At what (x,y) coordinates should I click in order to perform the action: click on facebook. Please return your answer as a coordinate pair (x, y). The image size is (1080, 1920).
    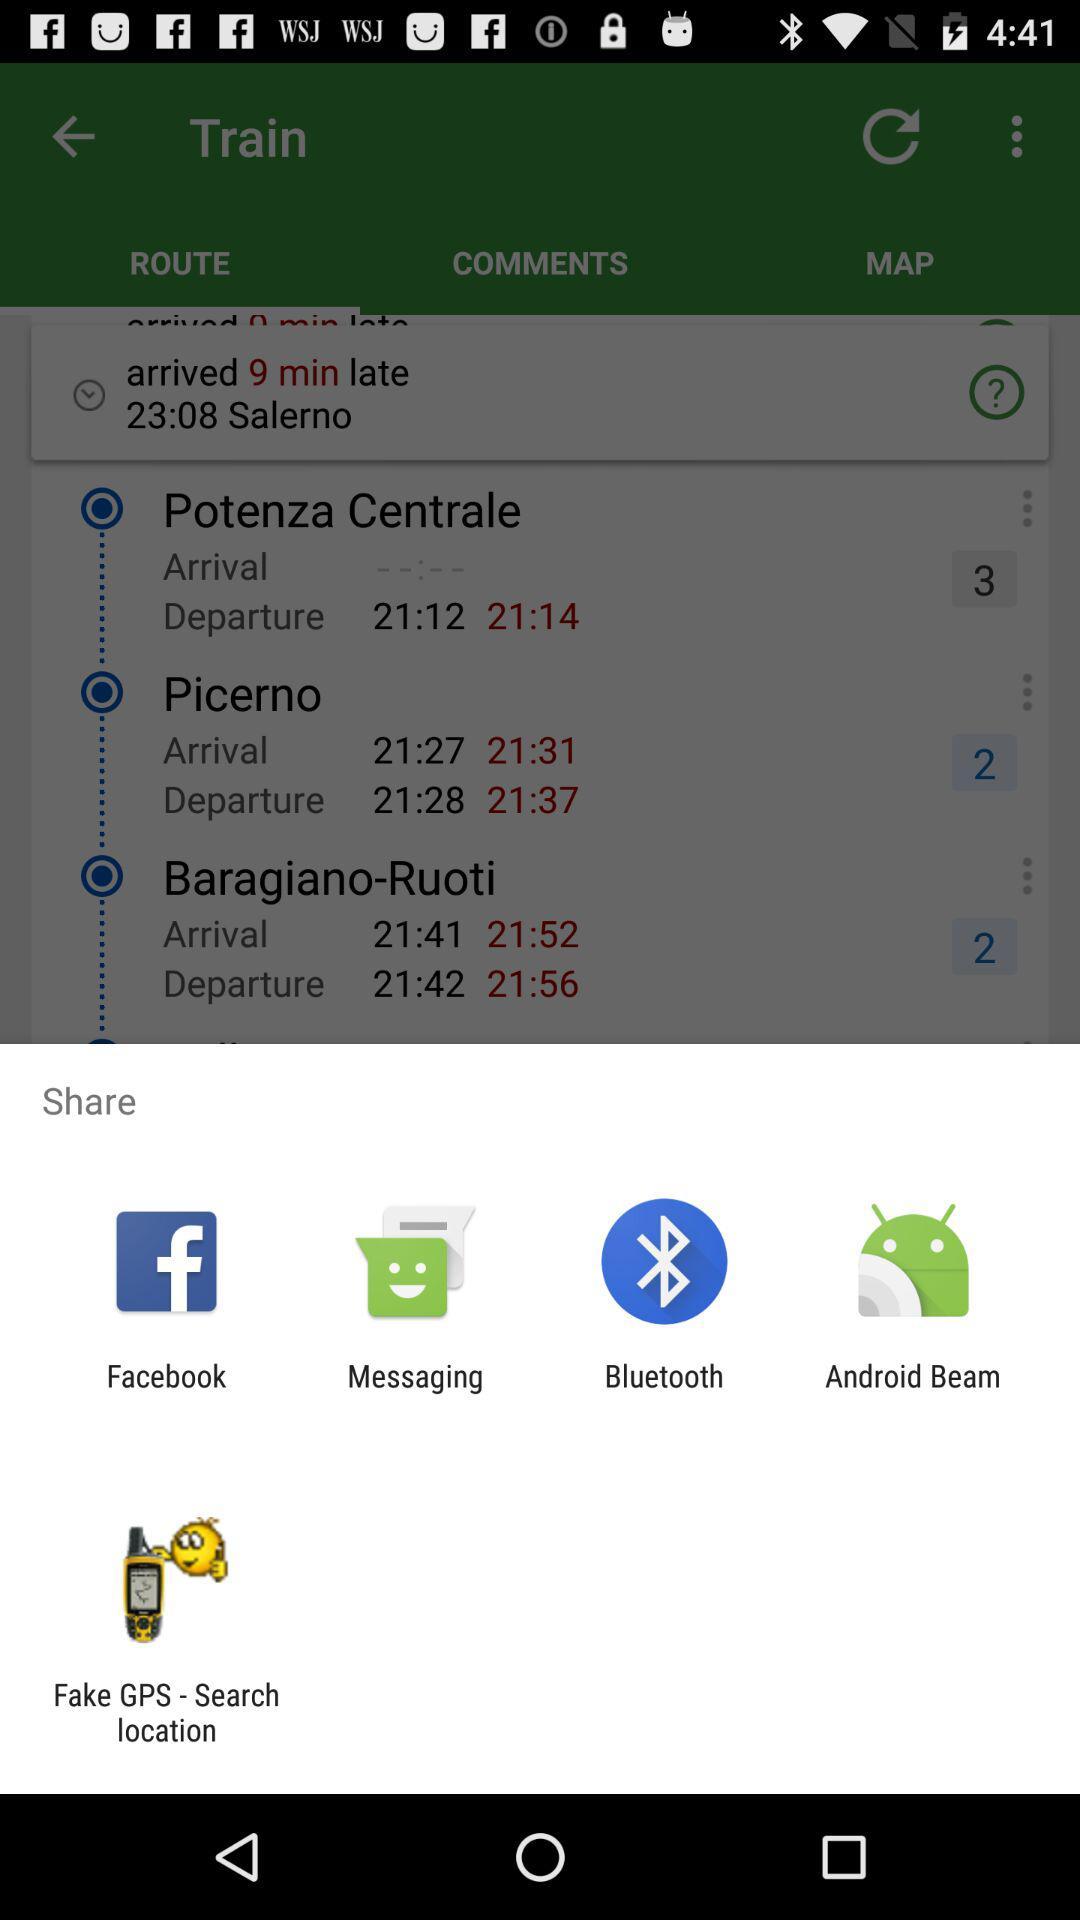
    Looking at the image, I should click on (165, 1392).